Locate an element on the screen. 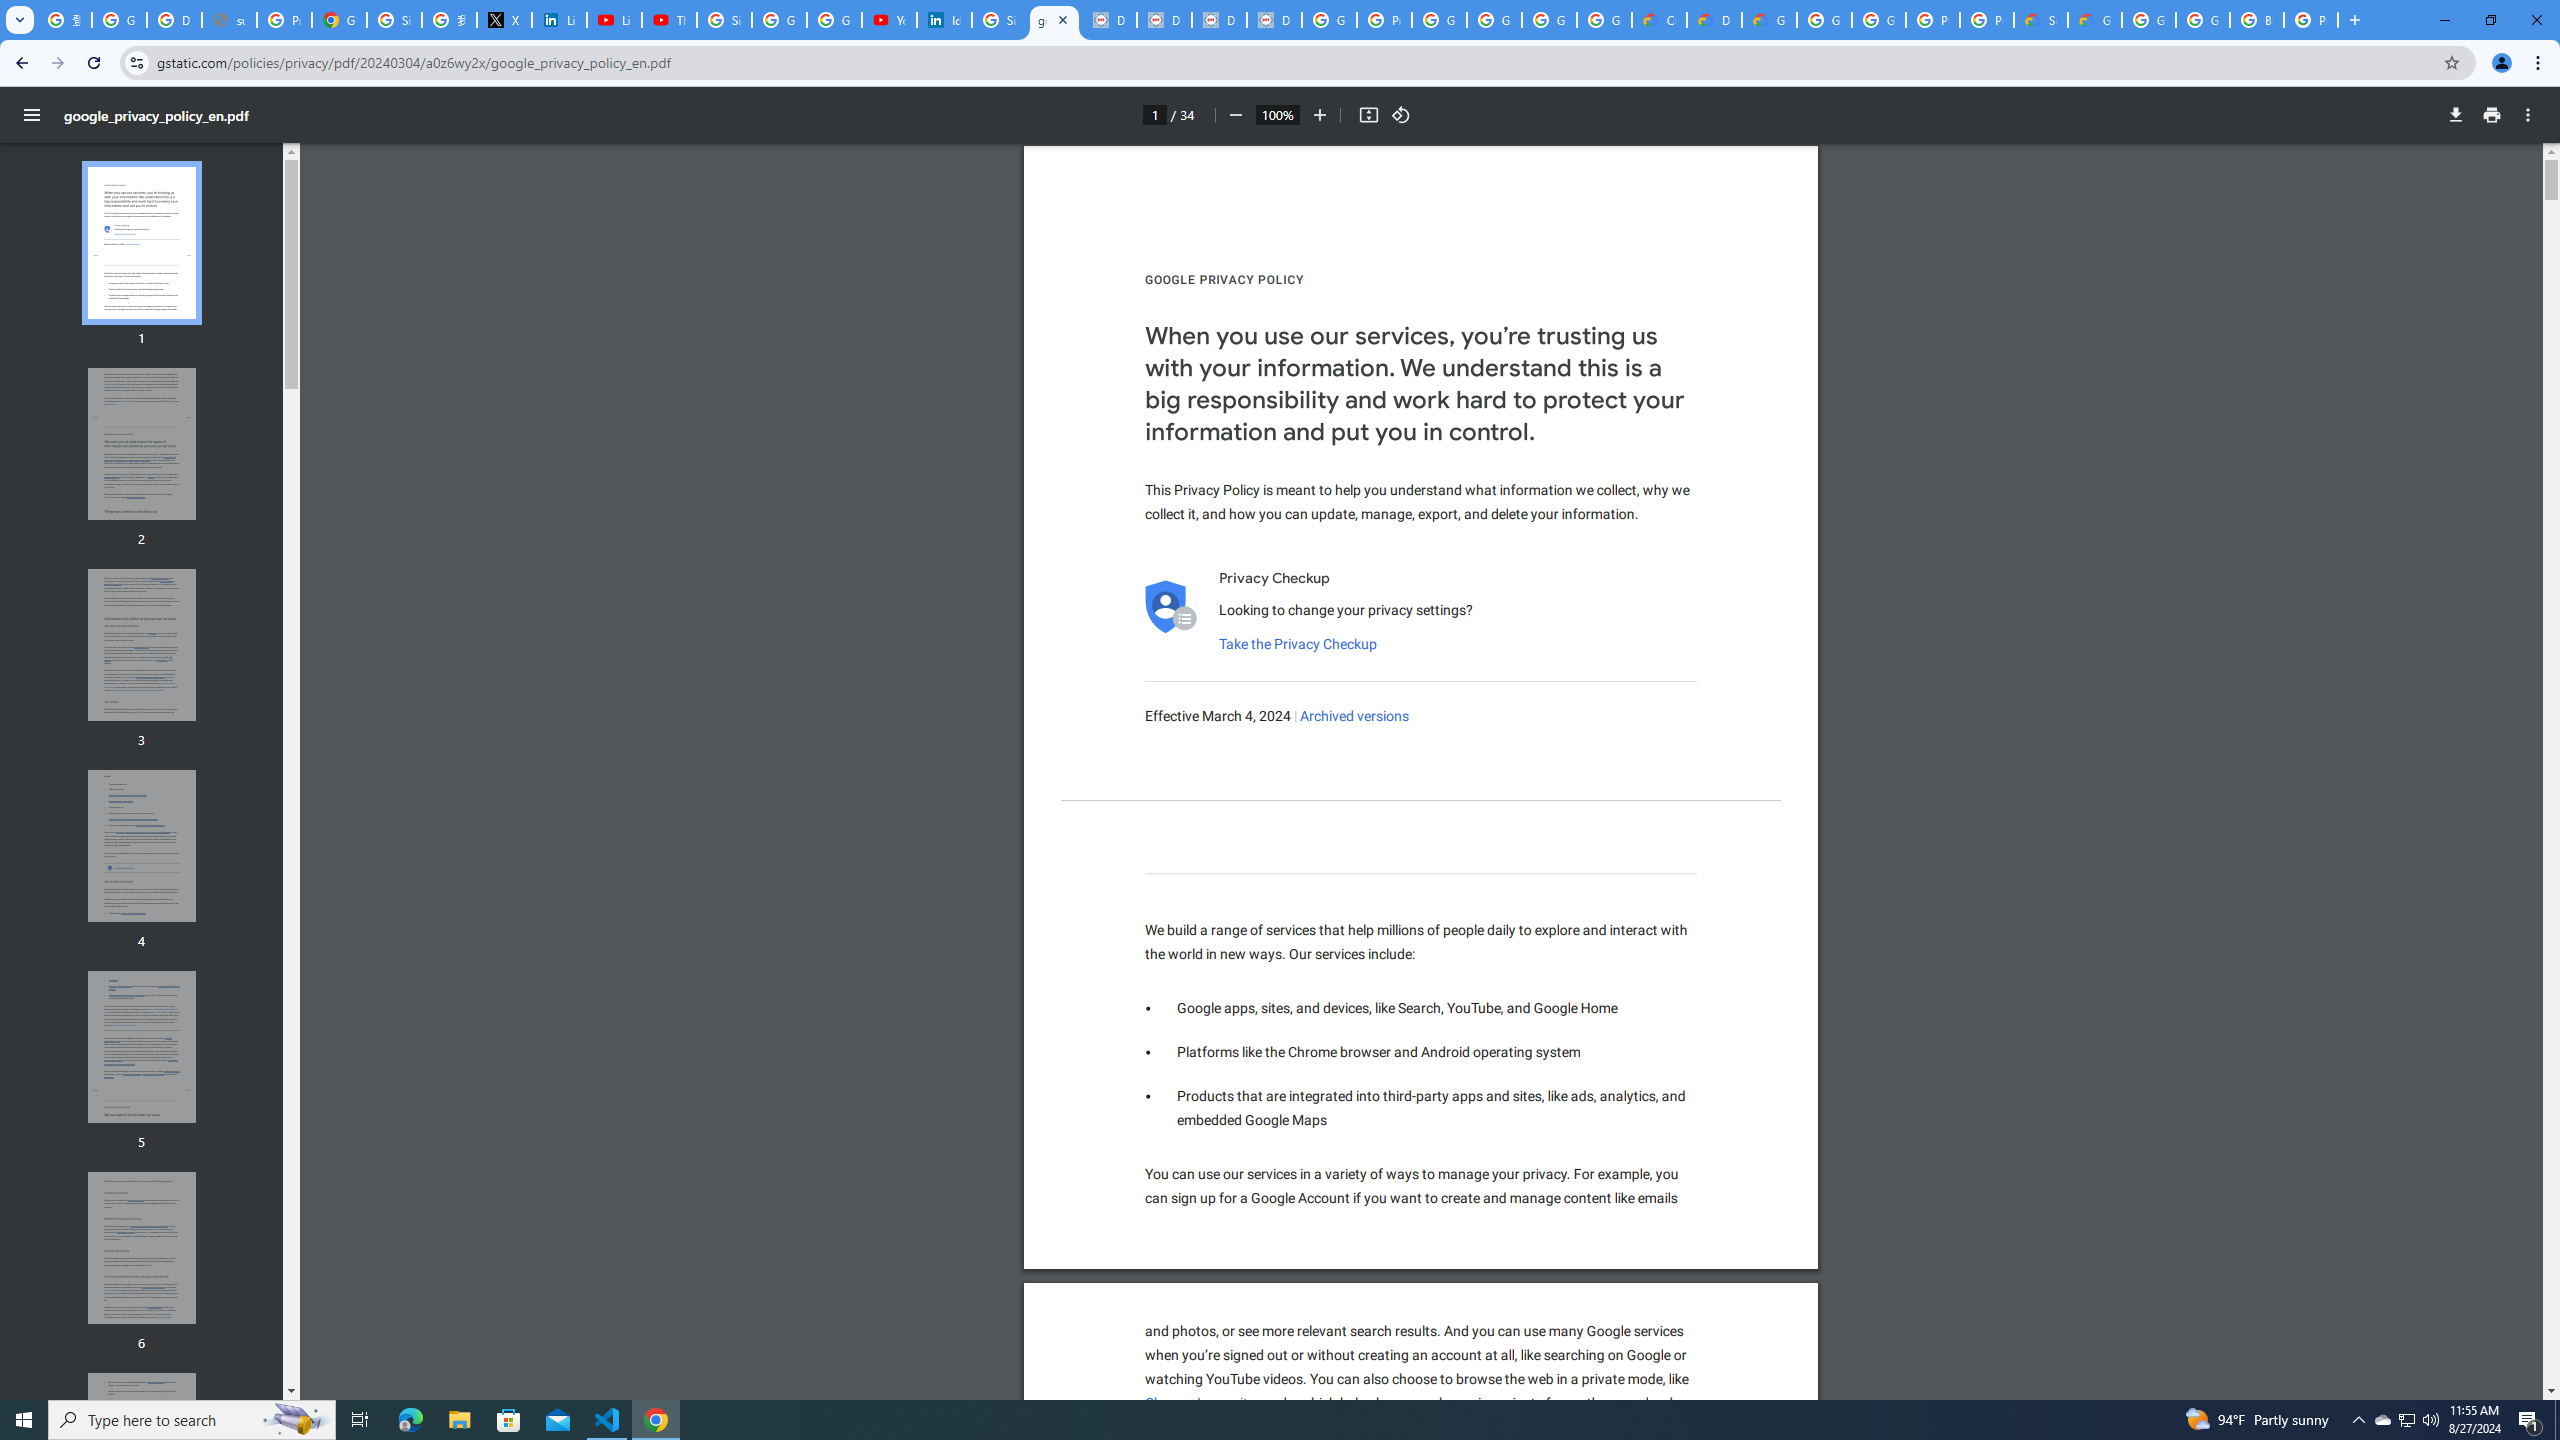 This screenshot has height=1440, width=2560. 'Sign in - Google Accounts' is located at coordinates (394, 19).